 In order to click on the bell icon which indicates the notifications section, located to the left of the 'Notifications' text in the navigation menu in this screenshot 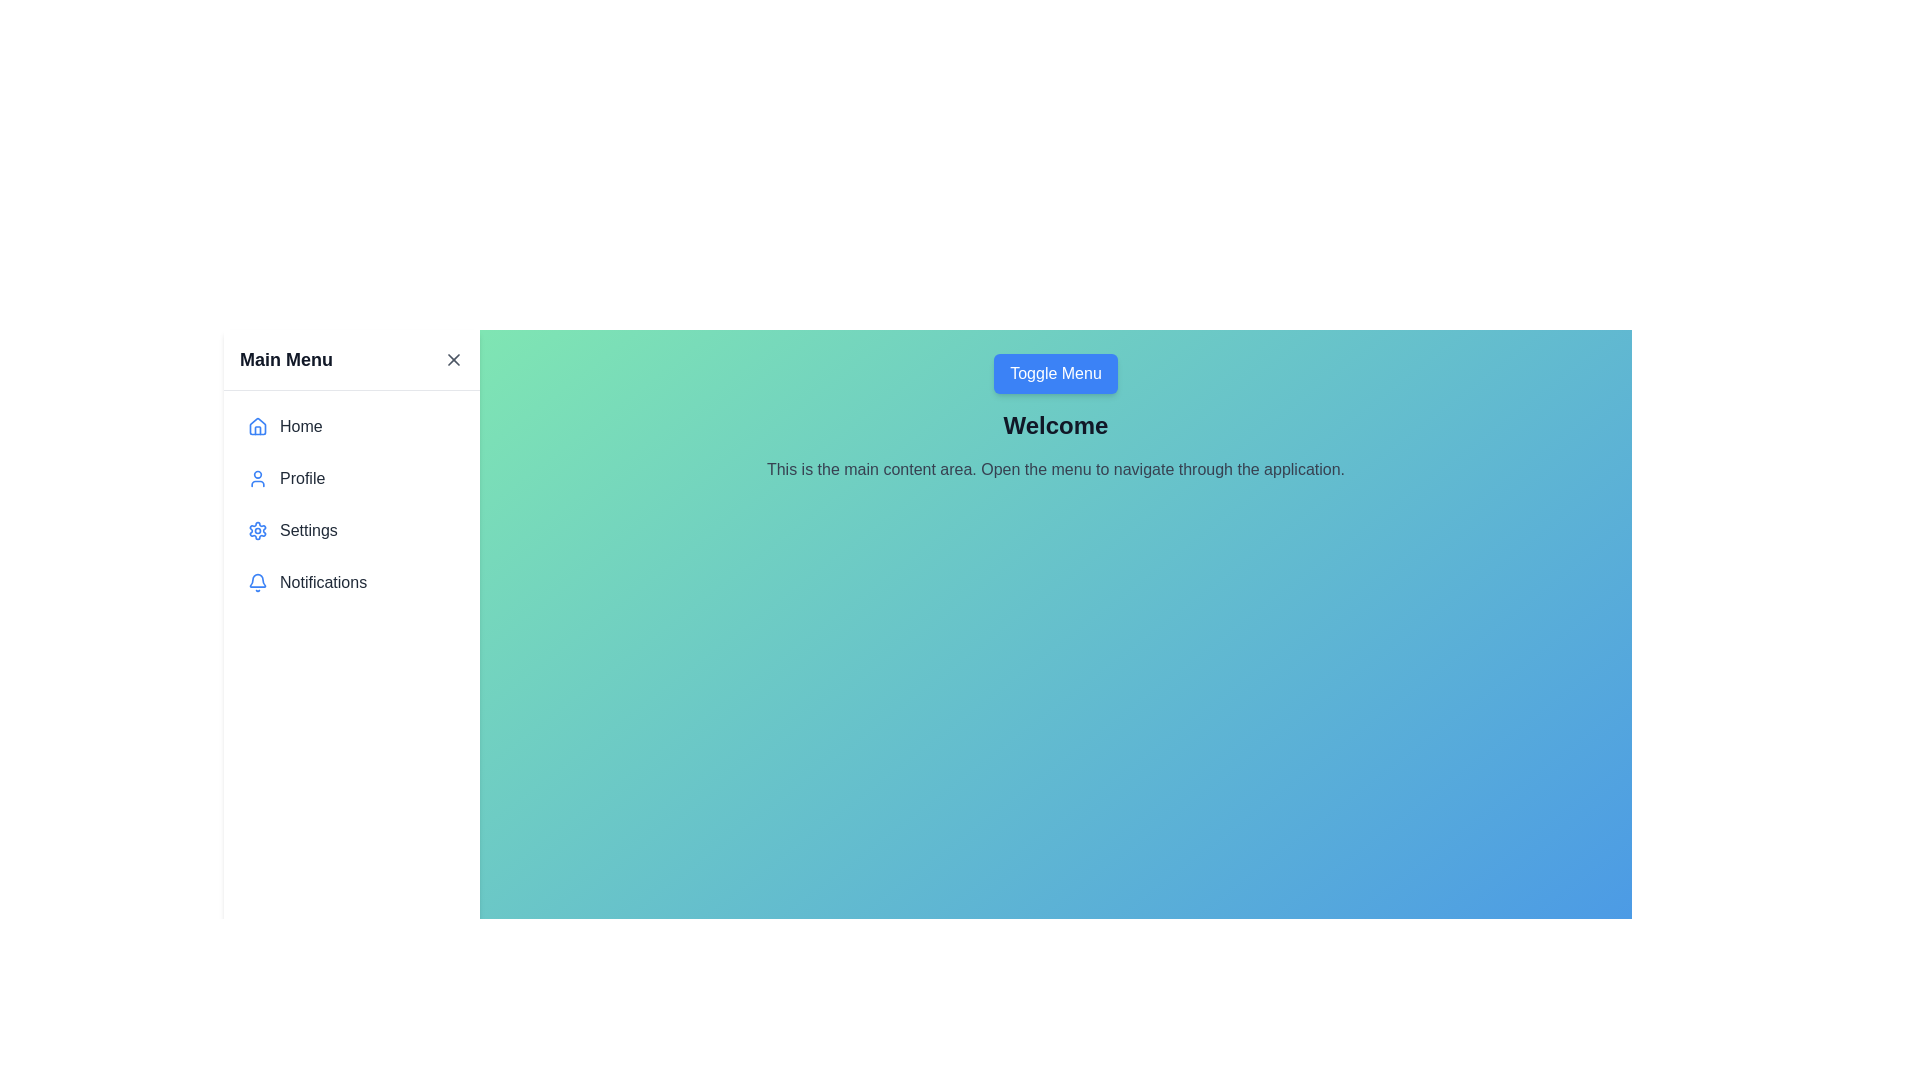, I will do `click(257, 582)`.